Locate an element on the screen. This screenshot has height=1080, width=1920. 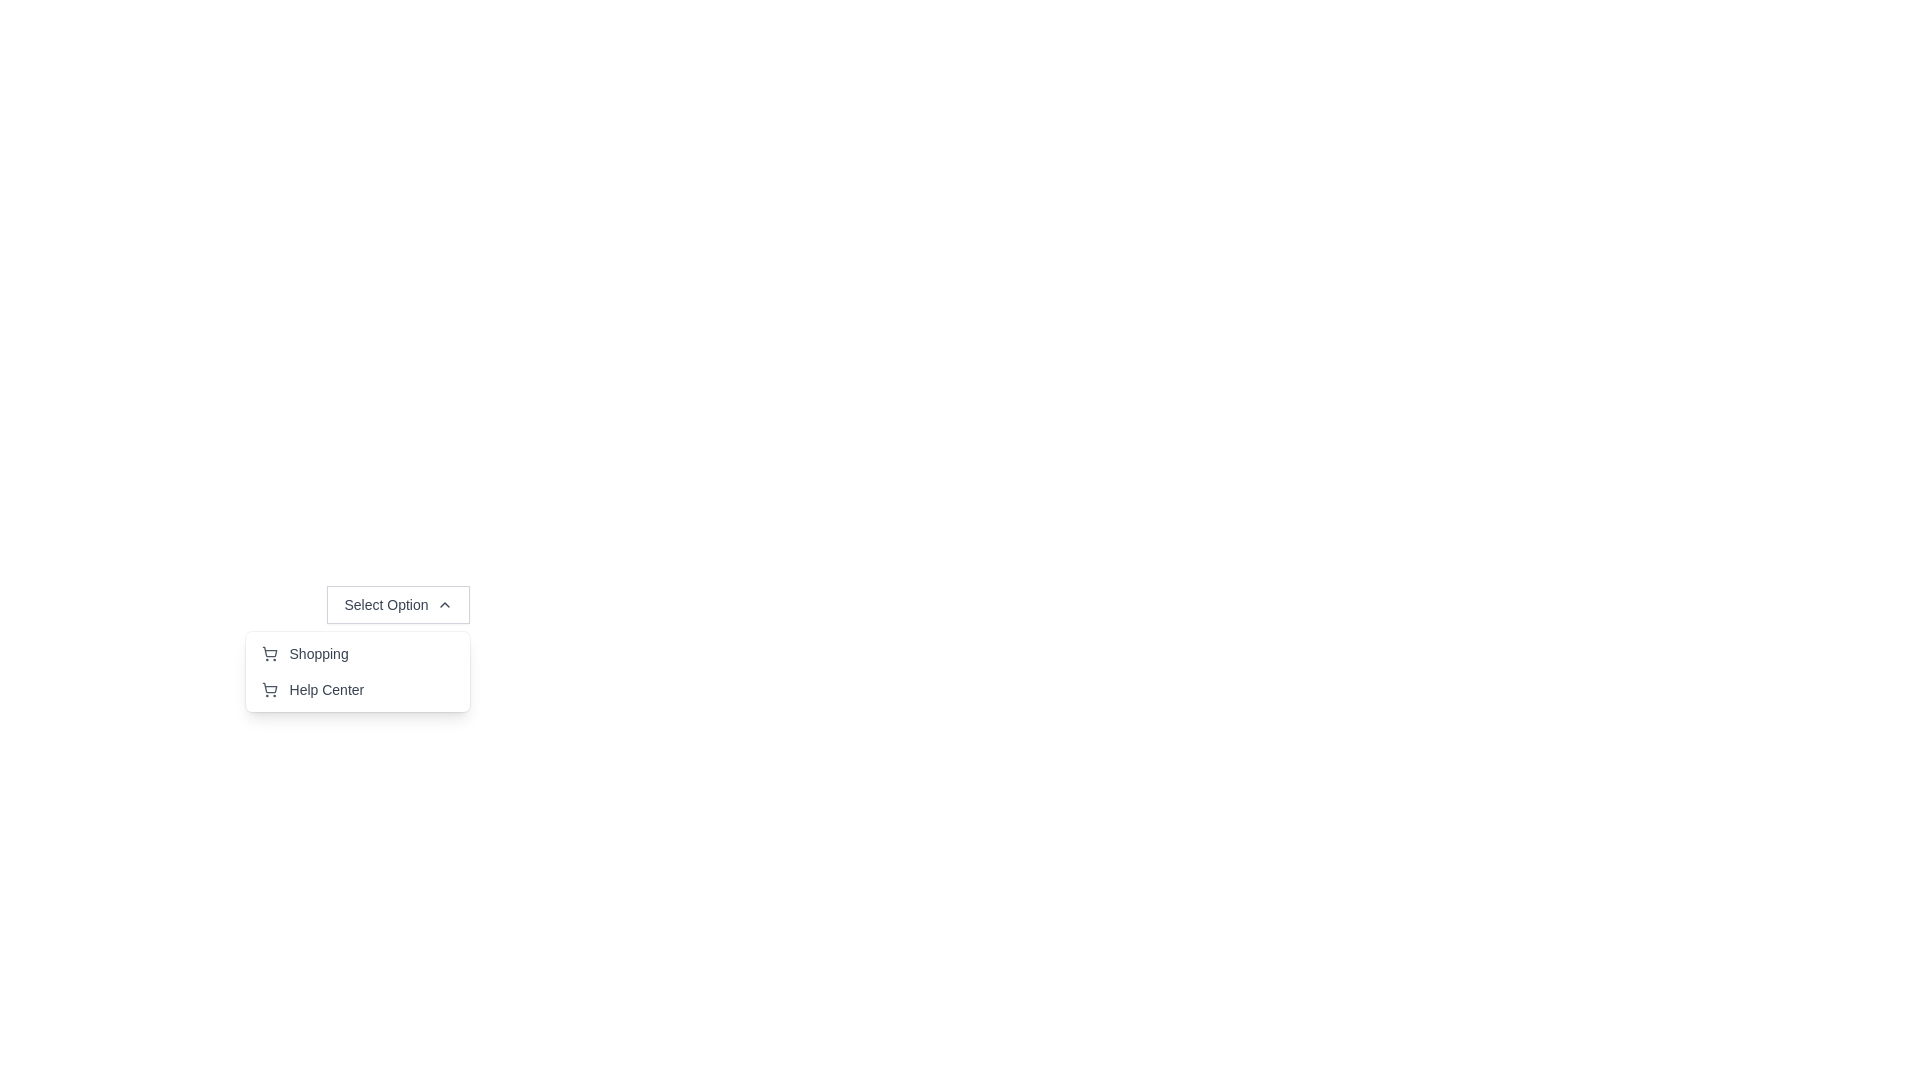
the 'Shopping' button, which features a gray shopping cart icon and is the first entry in the dropdown menu below 'Select Option' is located at coordinates (304, 654).